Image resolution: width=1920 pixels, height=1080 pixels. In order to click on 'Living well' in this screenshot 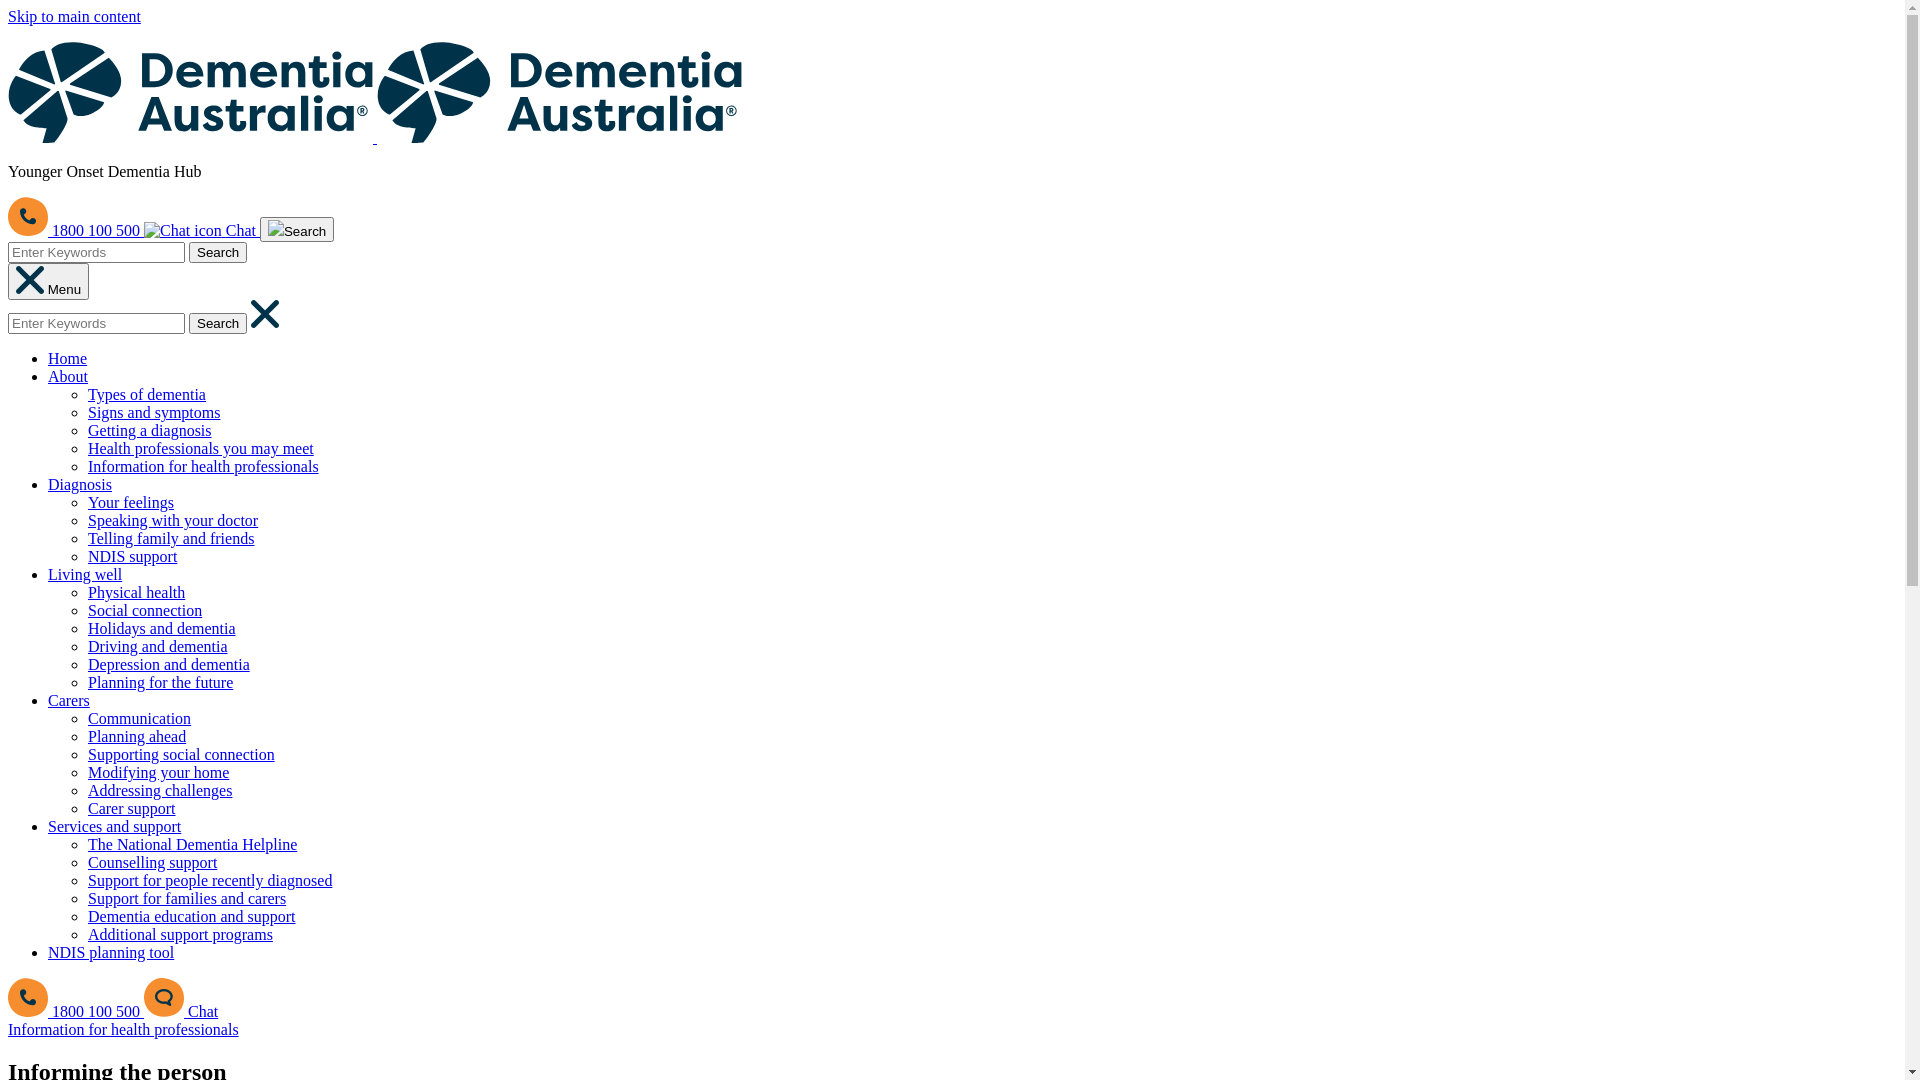, I will do `click(84, 574)`.